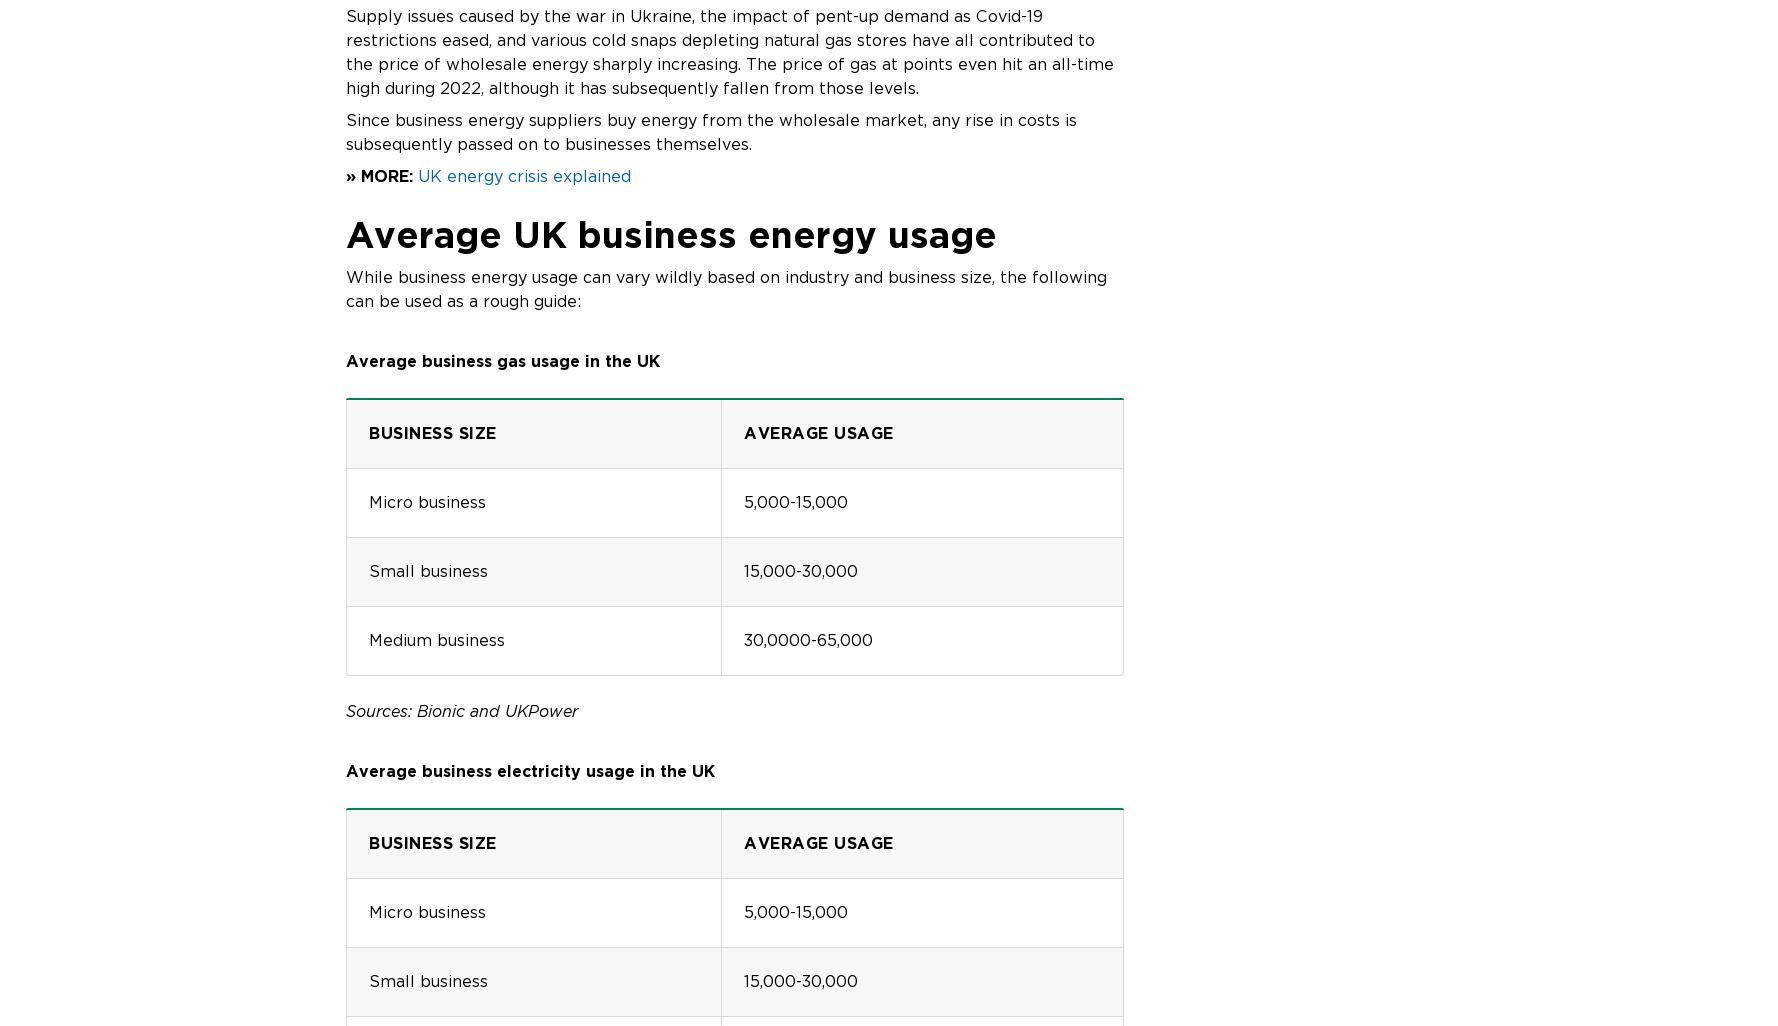 The height and width of the screenshot is (1026, 1778). I want to click on 'Average business gas usage in the UK', so click(501, 359).